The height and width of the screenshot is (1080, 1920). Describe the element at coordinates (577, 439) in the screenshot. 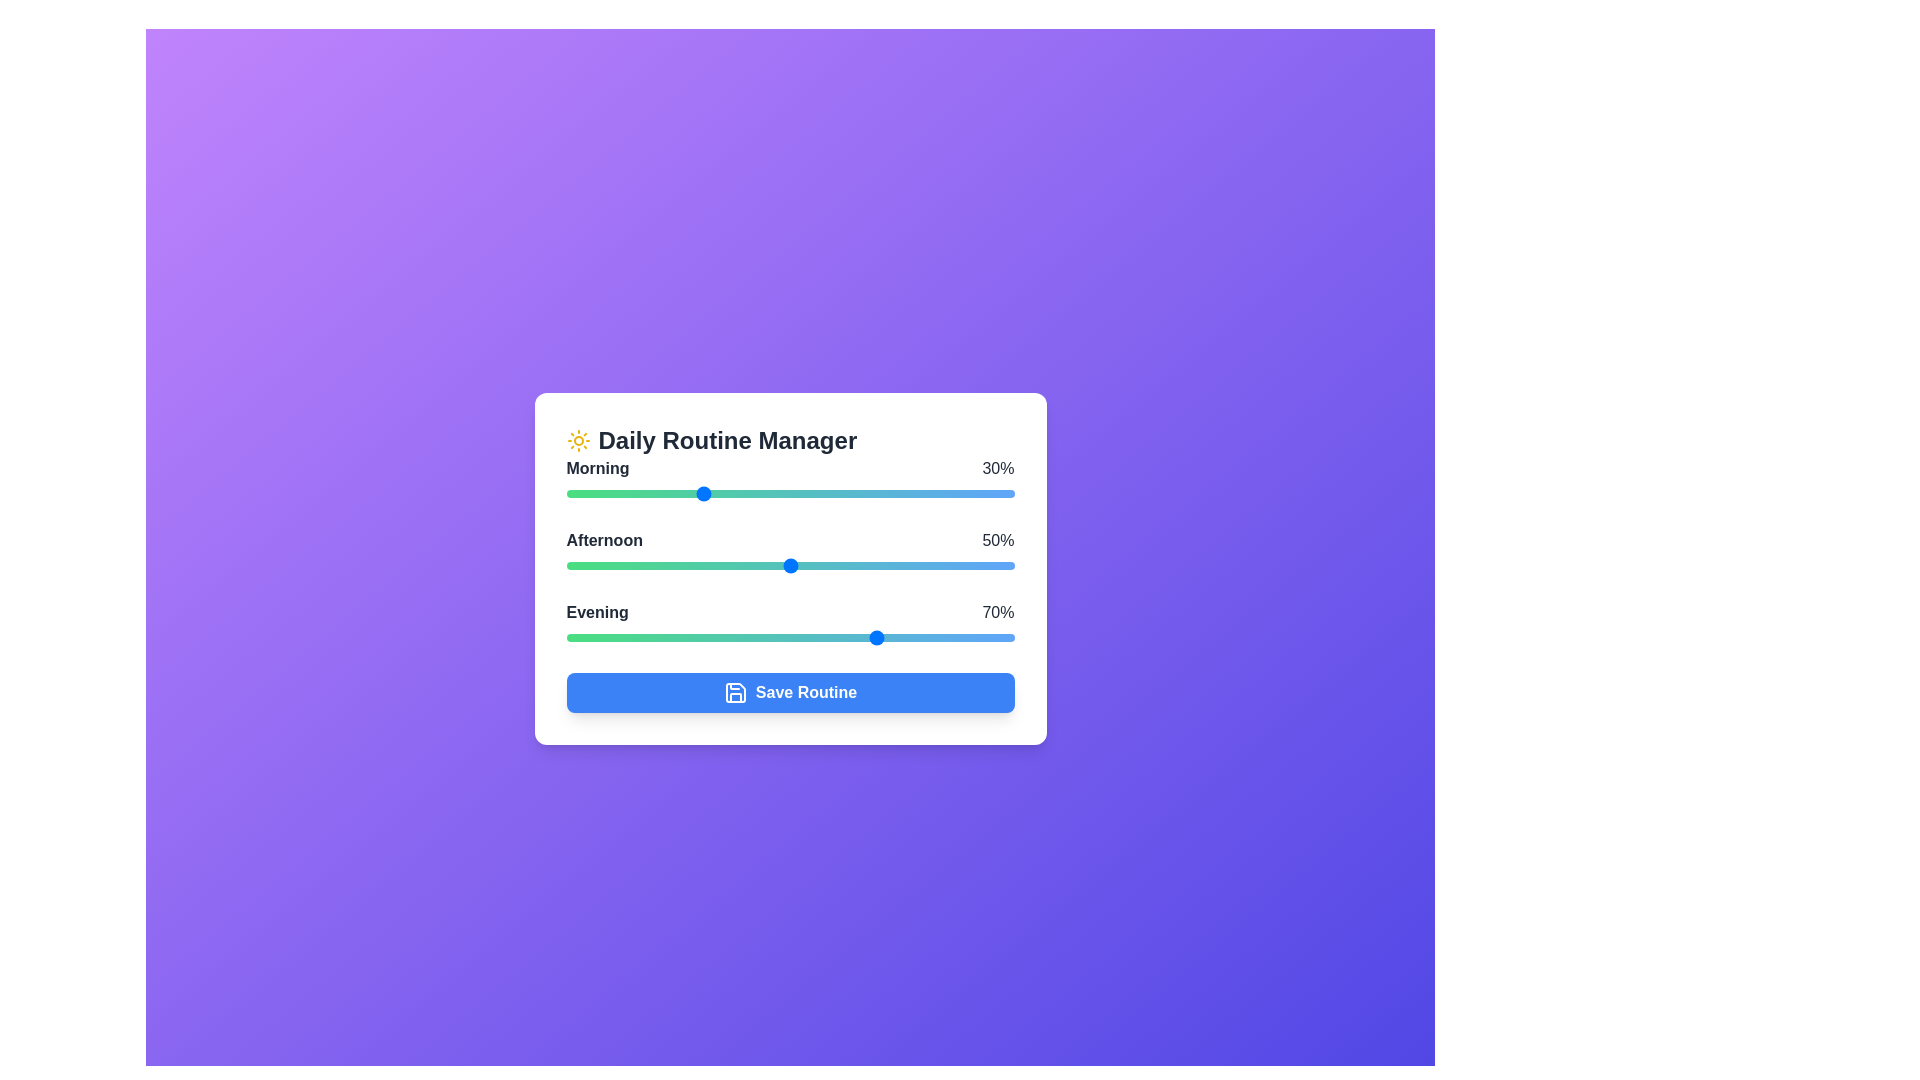

I see `the sun icon next to the title text` at that location.